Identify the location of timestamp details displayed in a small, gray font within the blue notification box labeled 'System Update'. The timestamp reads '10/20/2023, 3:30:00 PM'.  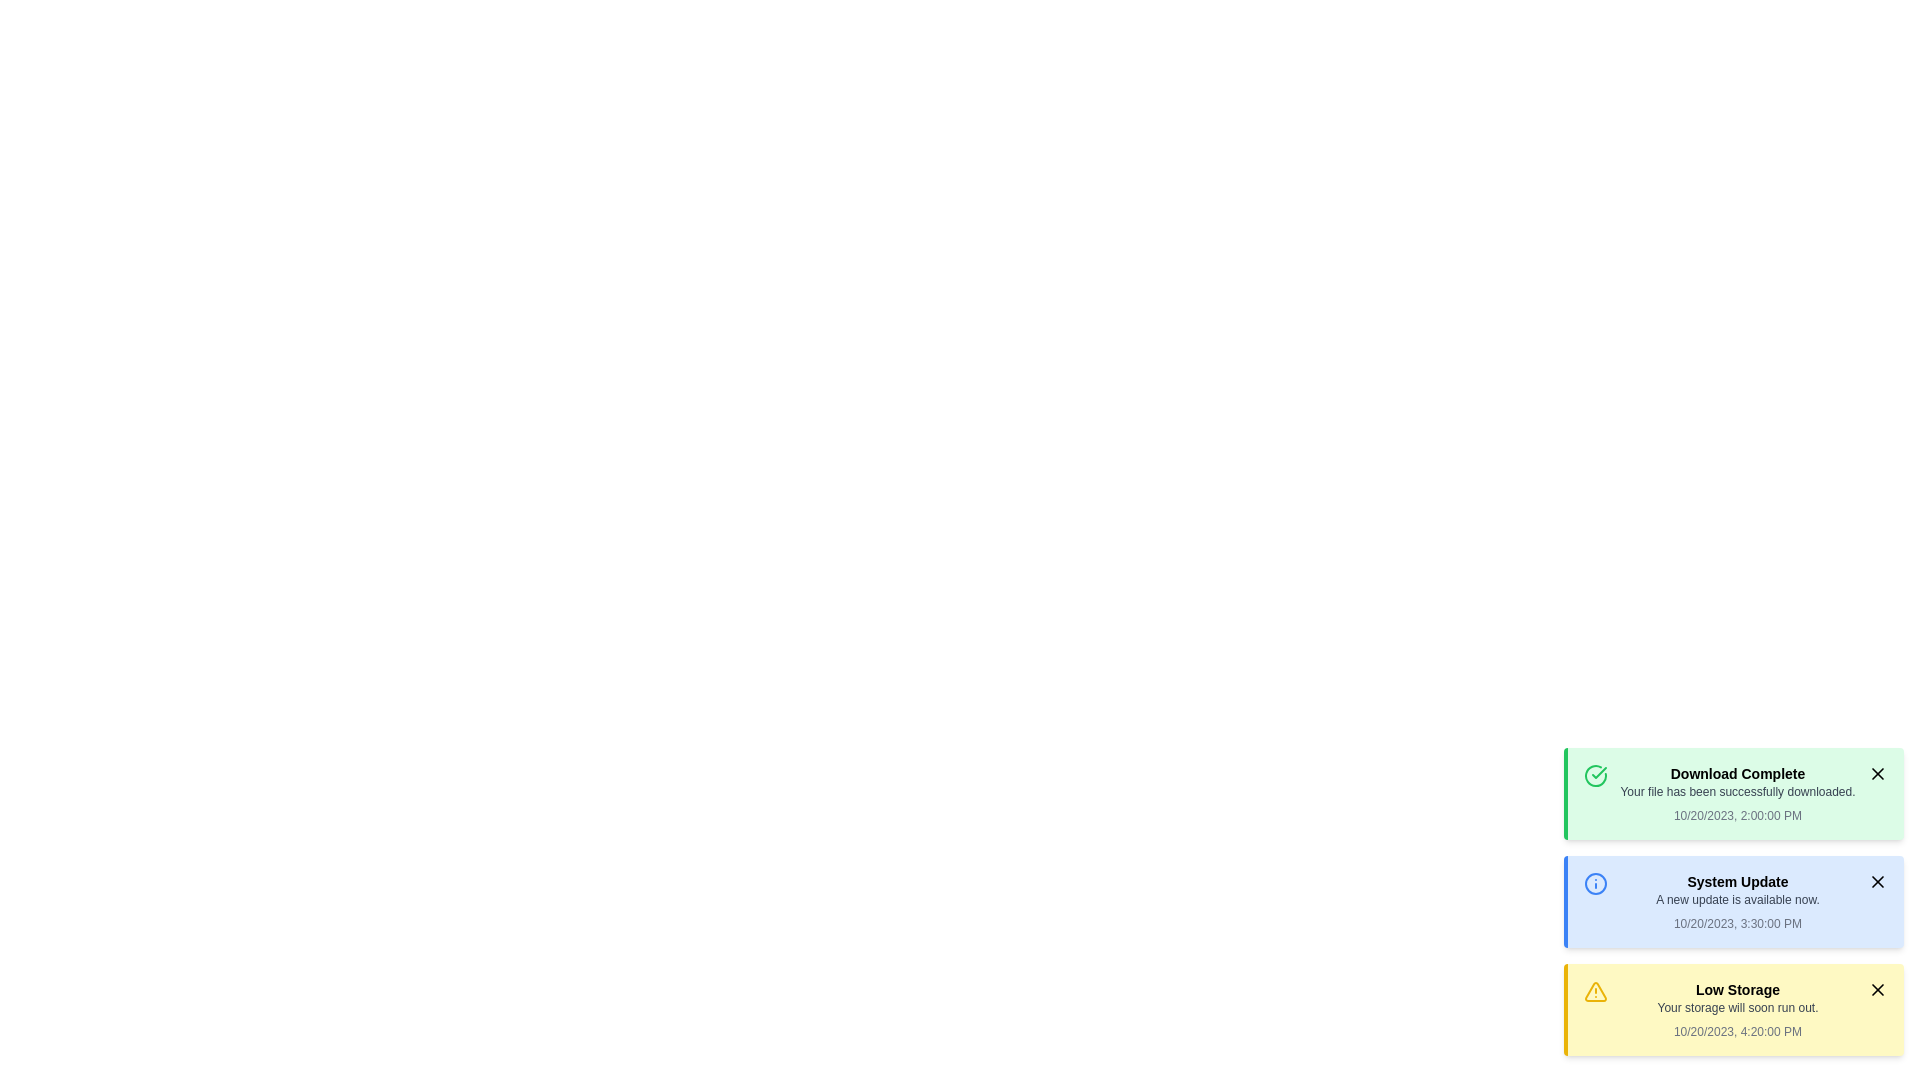
(1736, 924).